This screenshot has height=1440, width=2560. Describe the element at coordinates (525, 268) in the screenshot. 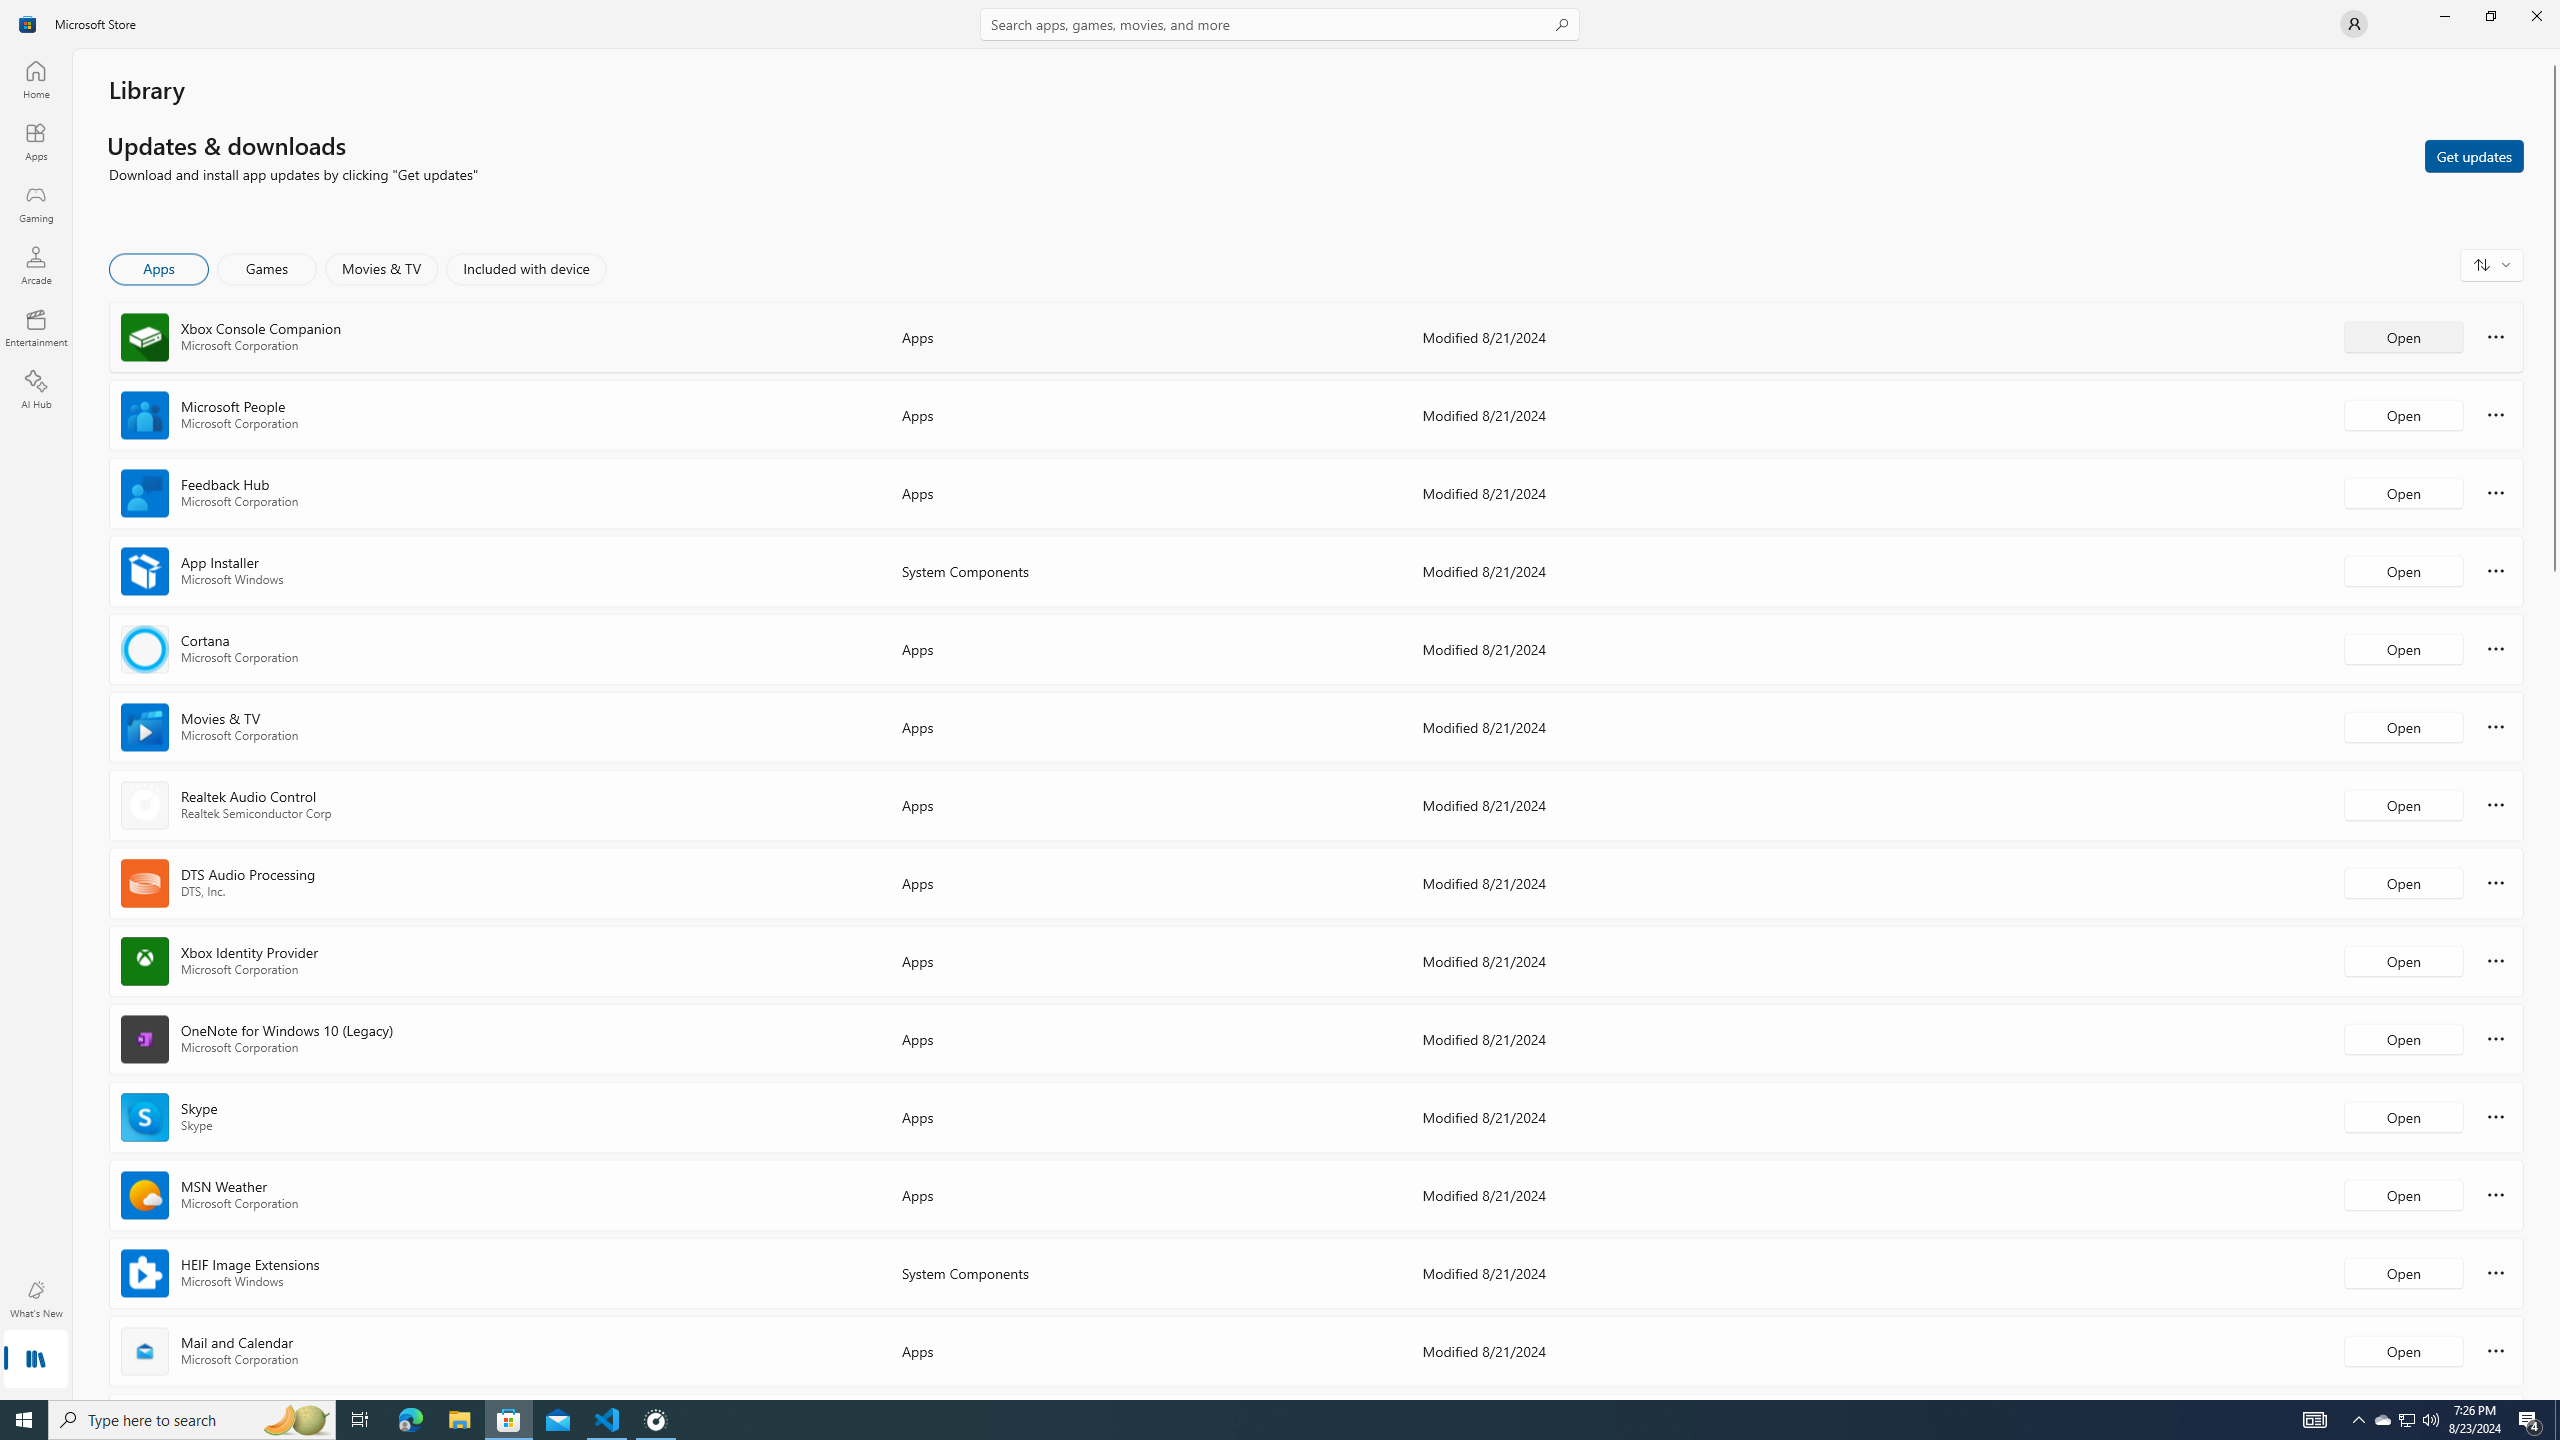

I see `'Included with device'` at that location.